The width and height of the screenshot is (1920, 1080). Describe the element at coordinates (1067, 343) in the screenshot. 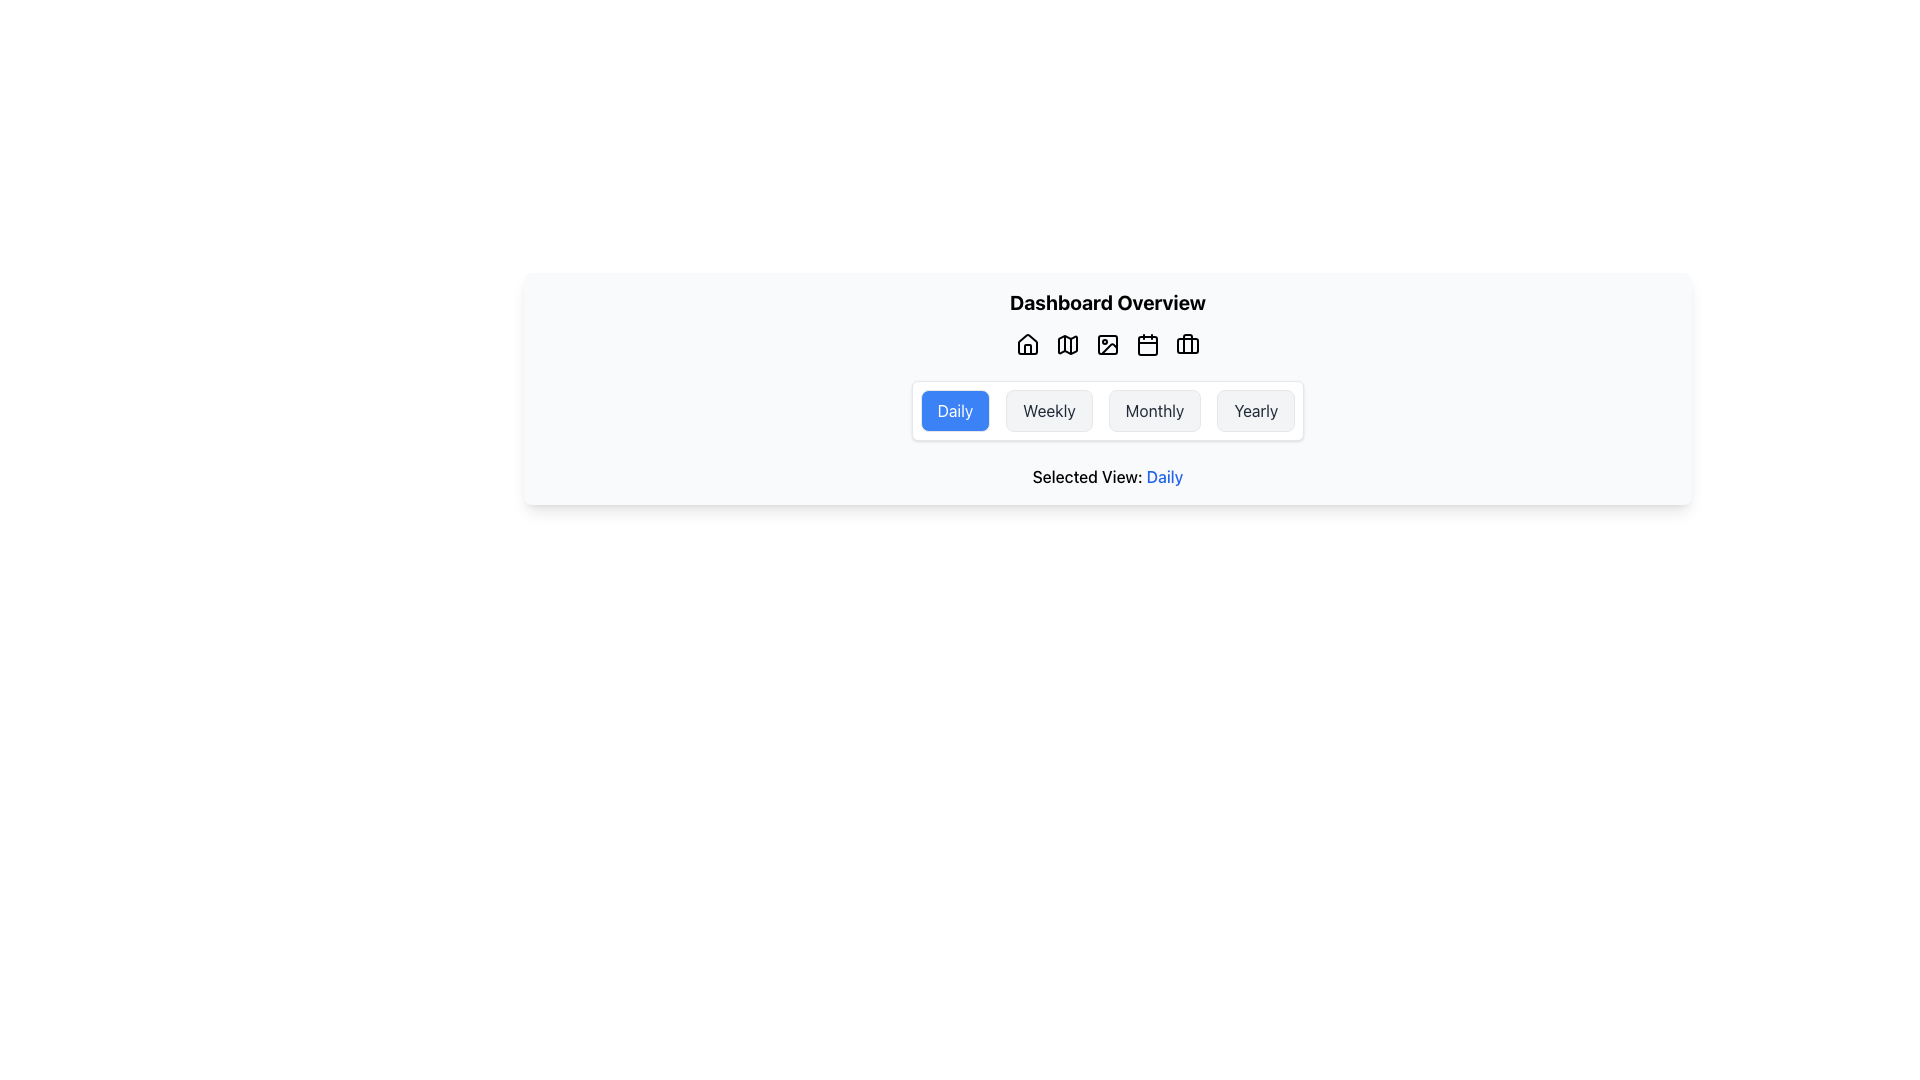

I see `the unfolded map icon button located under the 'Dashboard Overview' header` at that location.